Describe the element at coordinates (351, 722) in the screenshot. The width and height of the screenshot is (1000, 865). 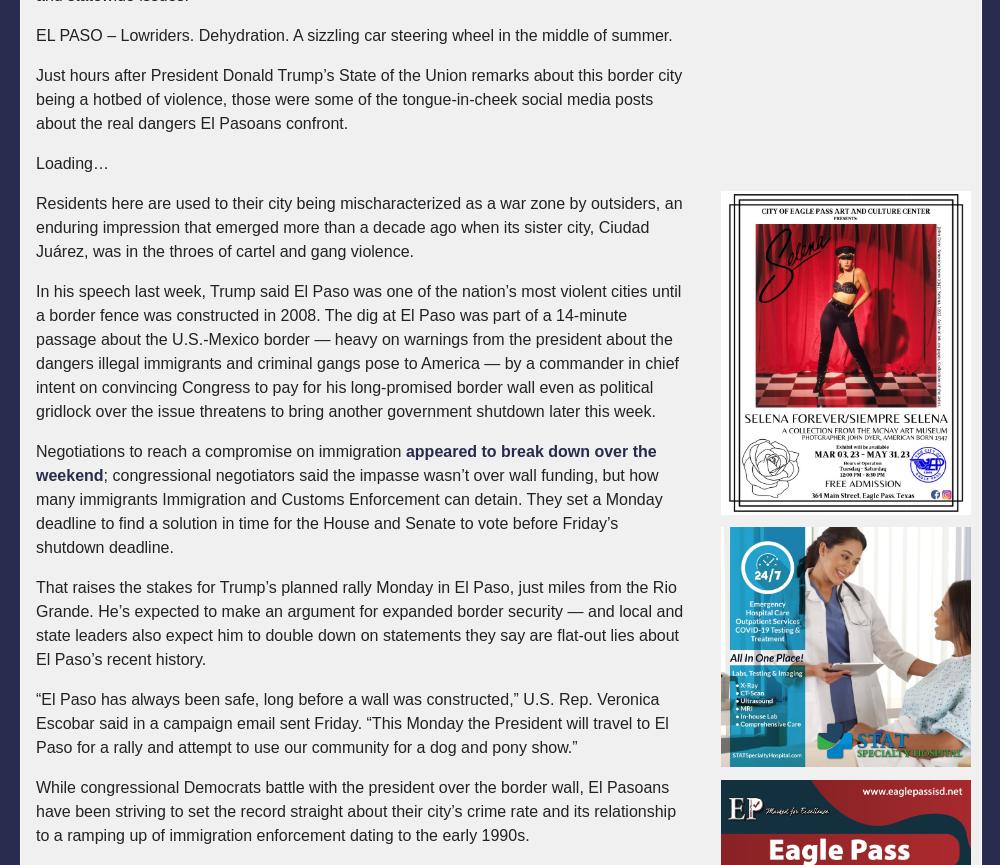
I see `'“El Paso has always been safe, long before a wall was constructed,” U.S. Rep. Veronica Escobar said in a campaign email sent Friday. “This Monday the President will travel to El Paso for a rally and attempt to use our community for a dog and pony show.”'` at that location.